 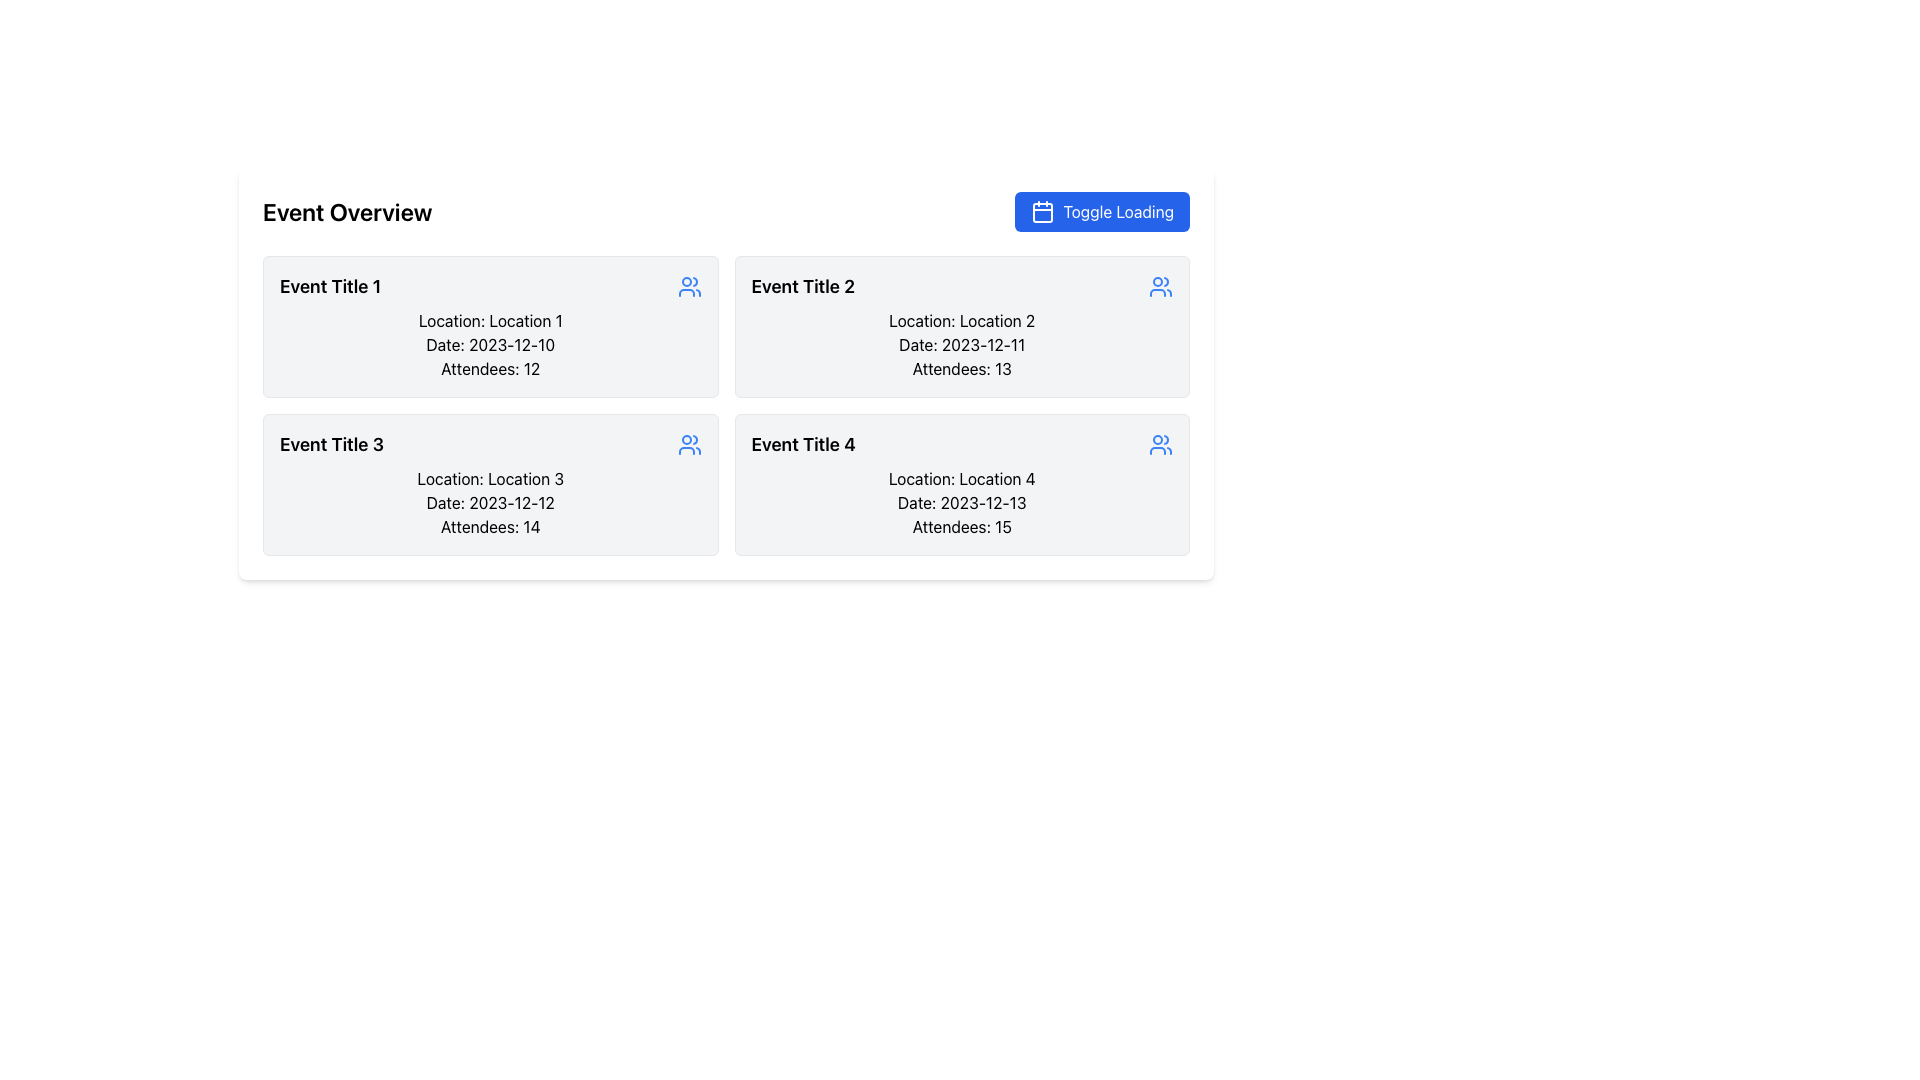 What do you see at coordinates (689, 286) in the screenshot?
I see `the blue icon resembling a group of people, which is located adjacent to 'Event Title 1' at the far right of the event card` at bounding box center [689, 286].